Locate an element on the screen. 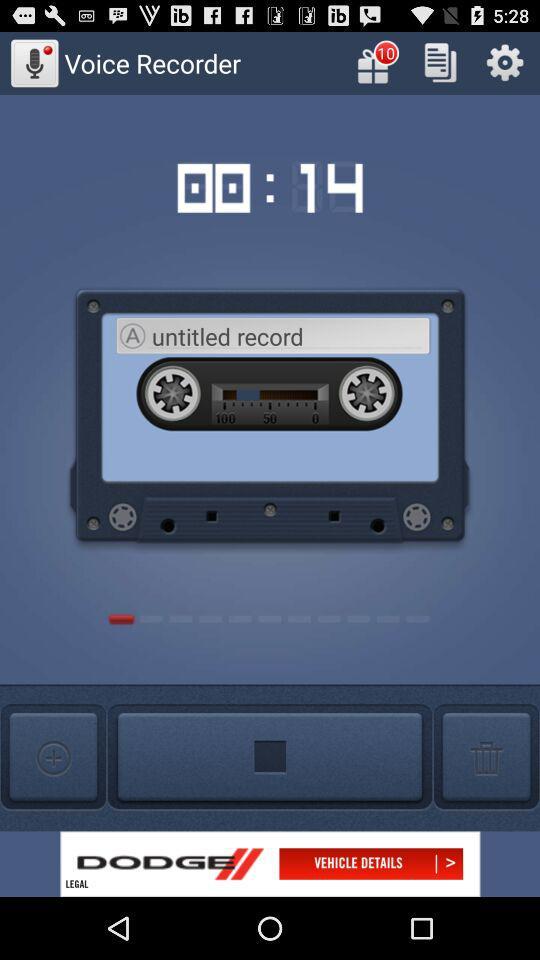 This screenshot has width=540, height=960. more options is located at coordinates (53, 756).